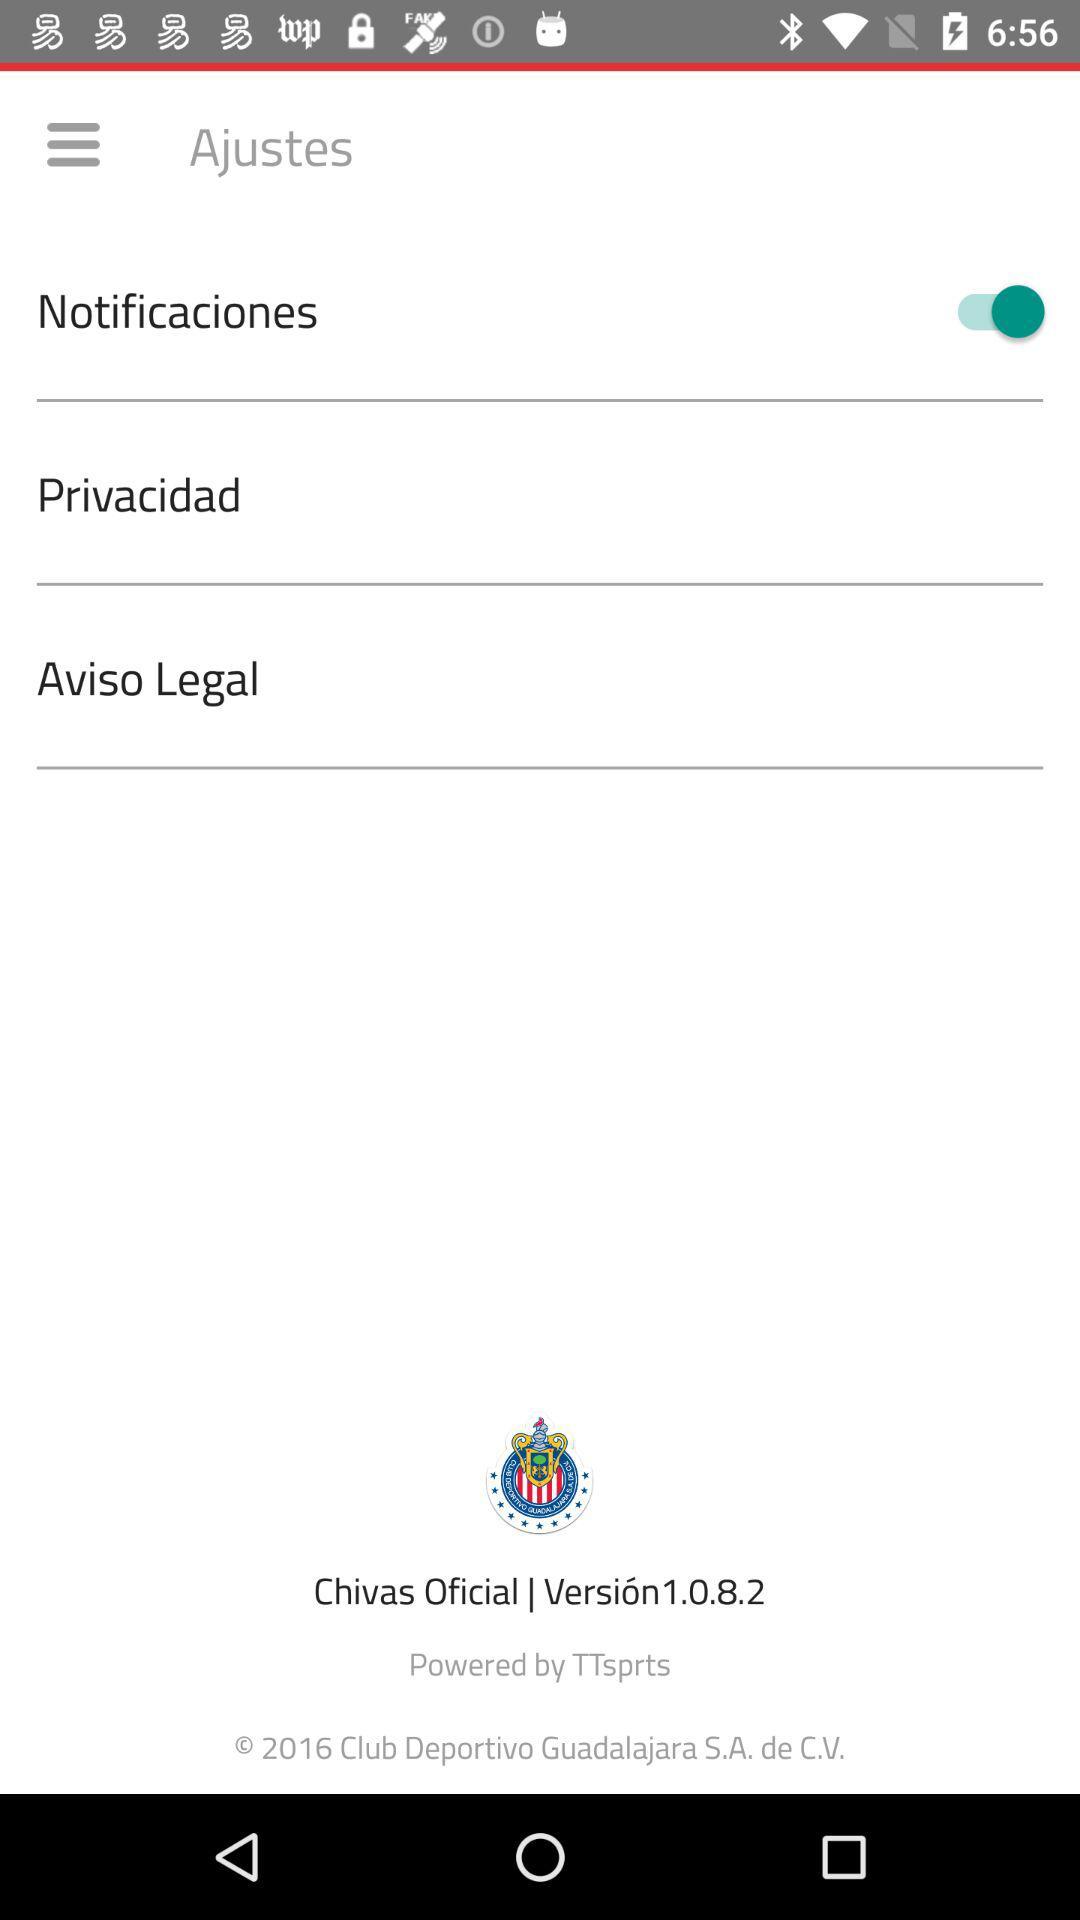 The height and width of the screenshot is (1920, 1080). I want to click on the icon below the ajustes icon, so click(991, 310).